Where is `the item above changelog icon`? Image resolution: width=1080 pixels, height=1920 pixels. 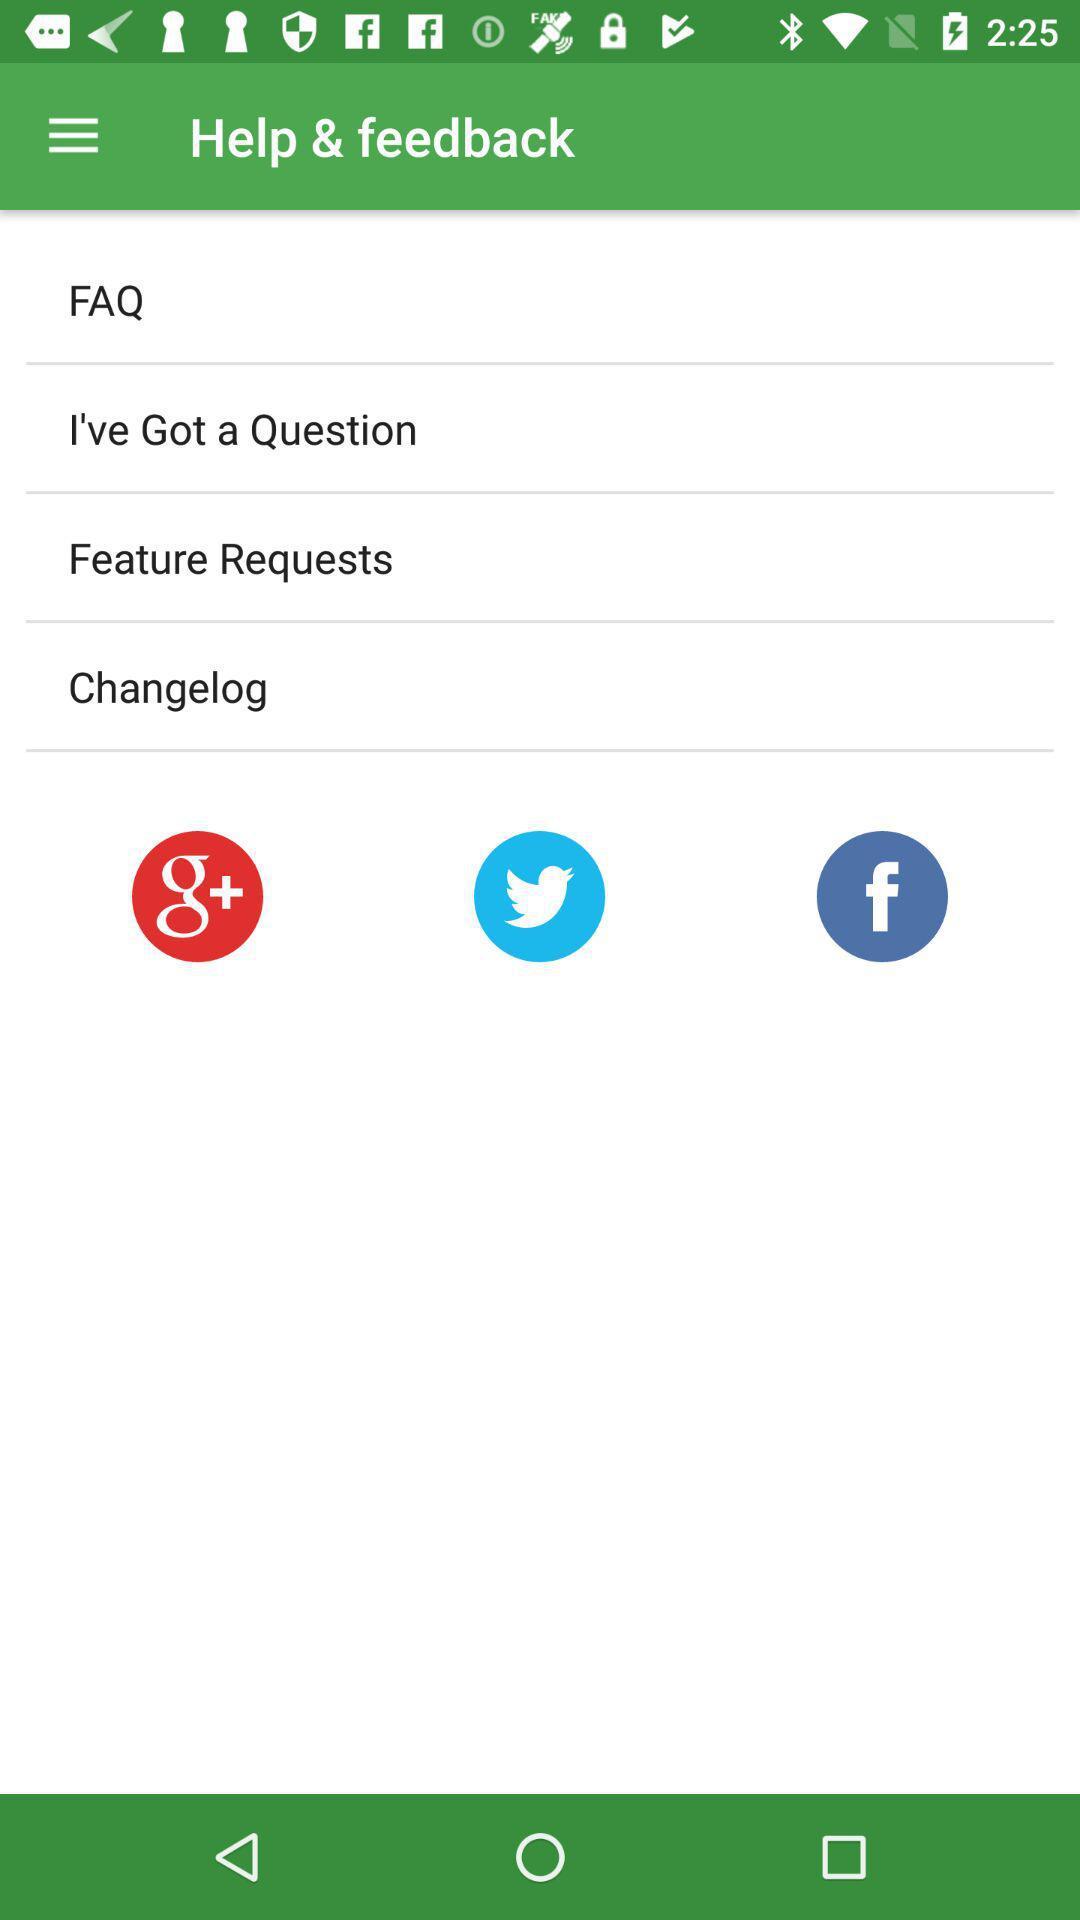
the item above changelog icon is located at coordinates (540, 557).